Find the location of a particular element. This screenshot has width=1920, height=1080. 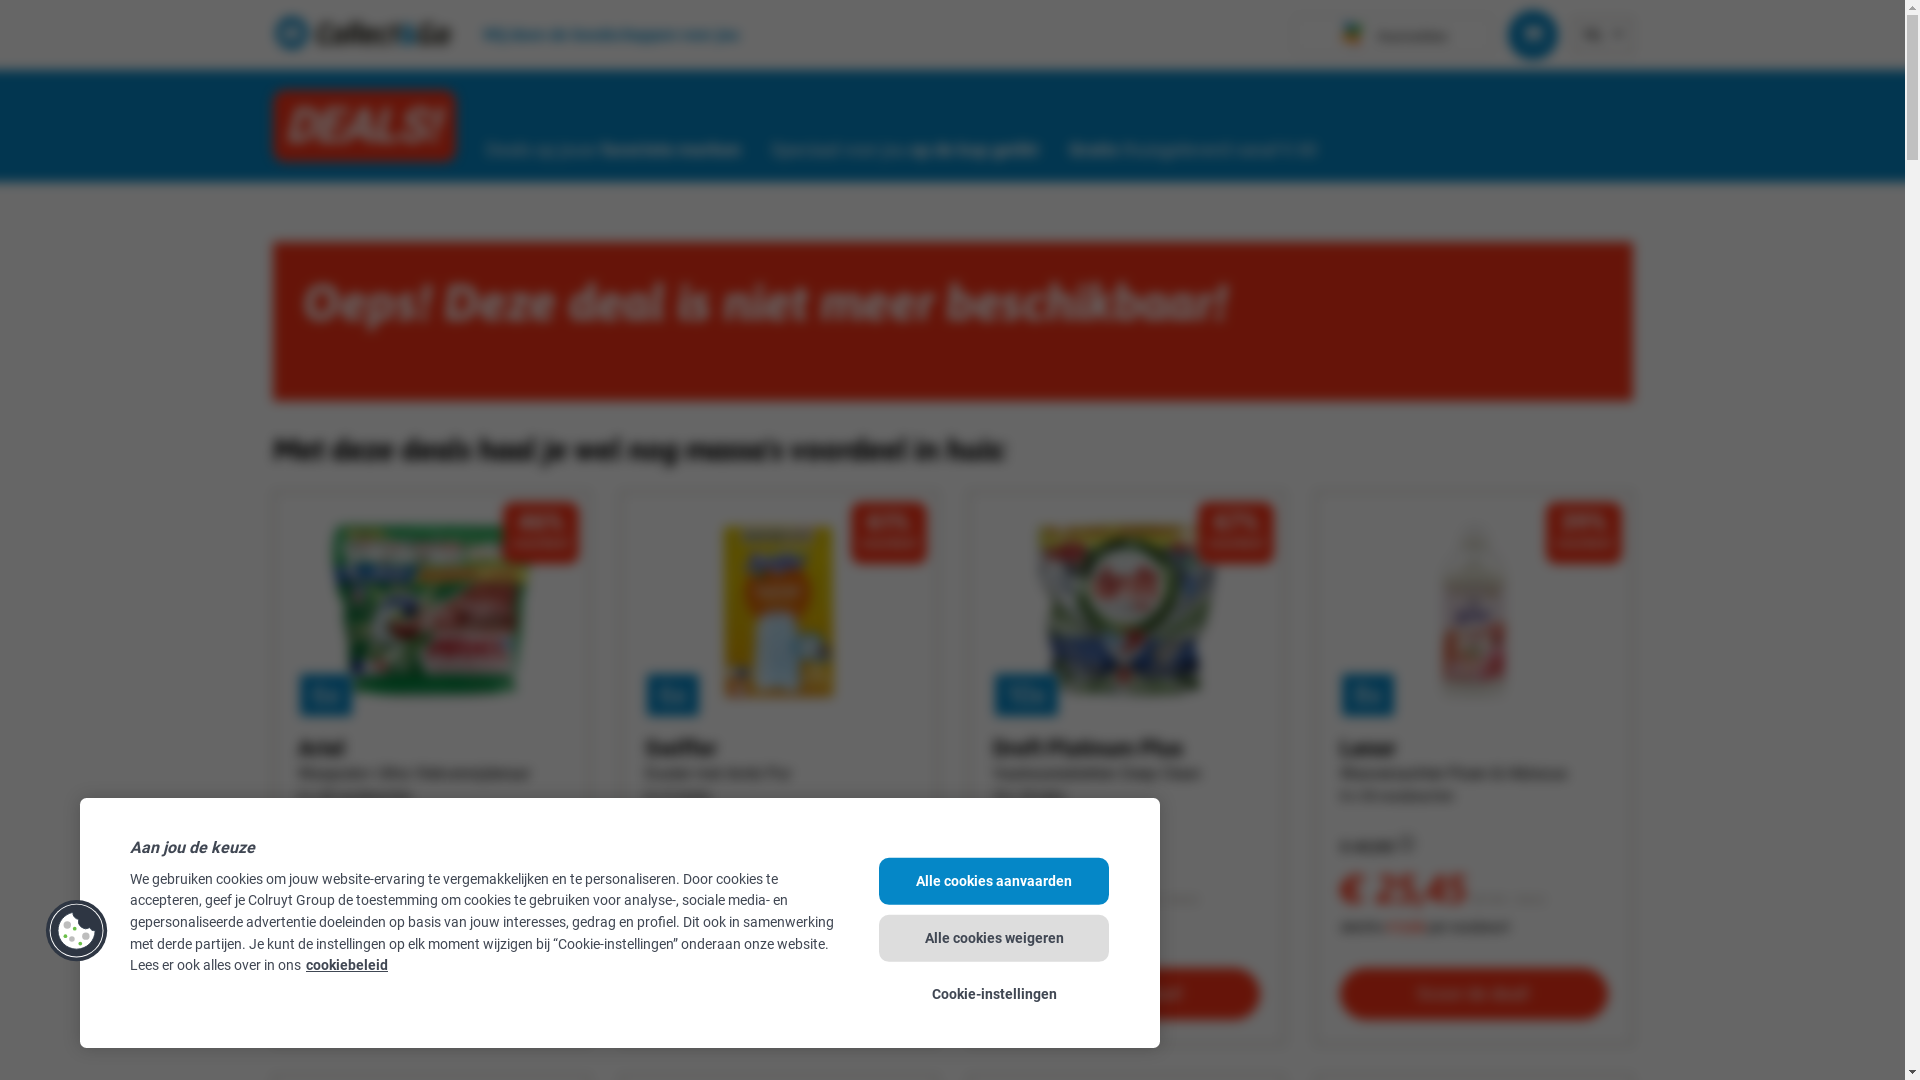

'Alle cookies weigeren' is located at coordinates (993, 937).